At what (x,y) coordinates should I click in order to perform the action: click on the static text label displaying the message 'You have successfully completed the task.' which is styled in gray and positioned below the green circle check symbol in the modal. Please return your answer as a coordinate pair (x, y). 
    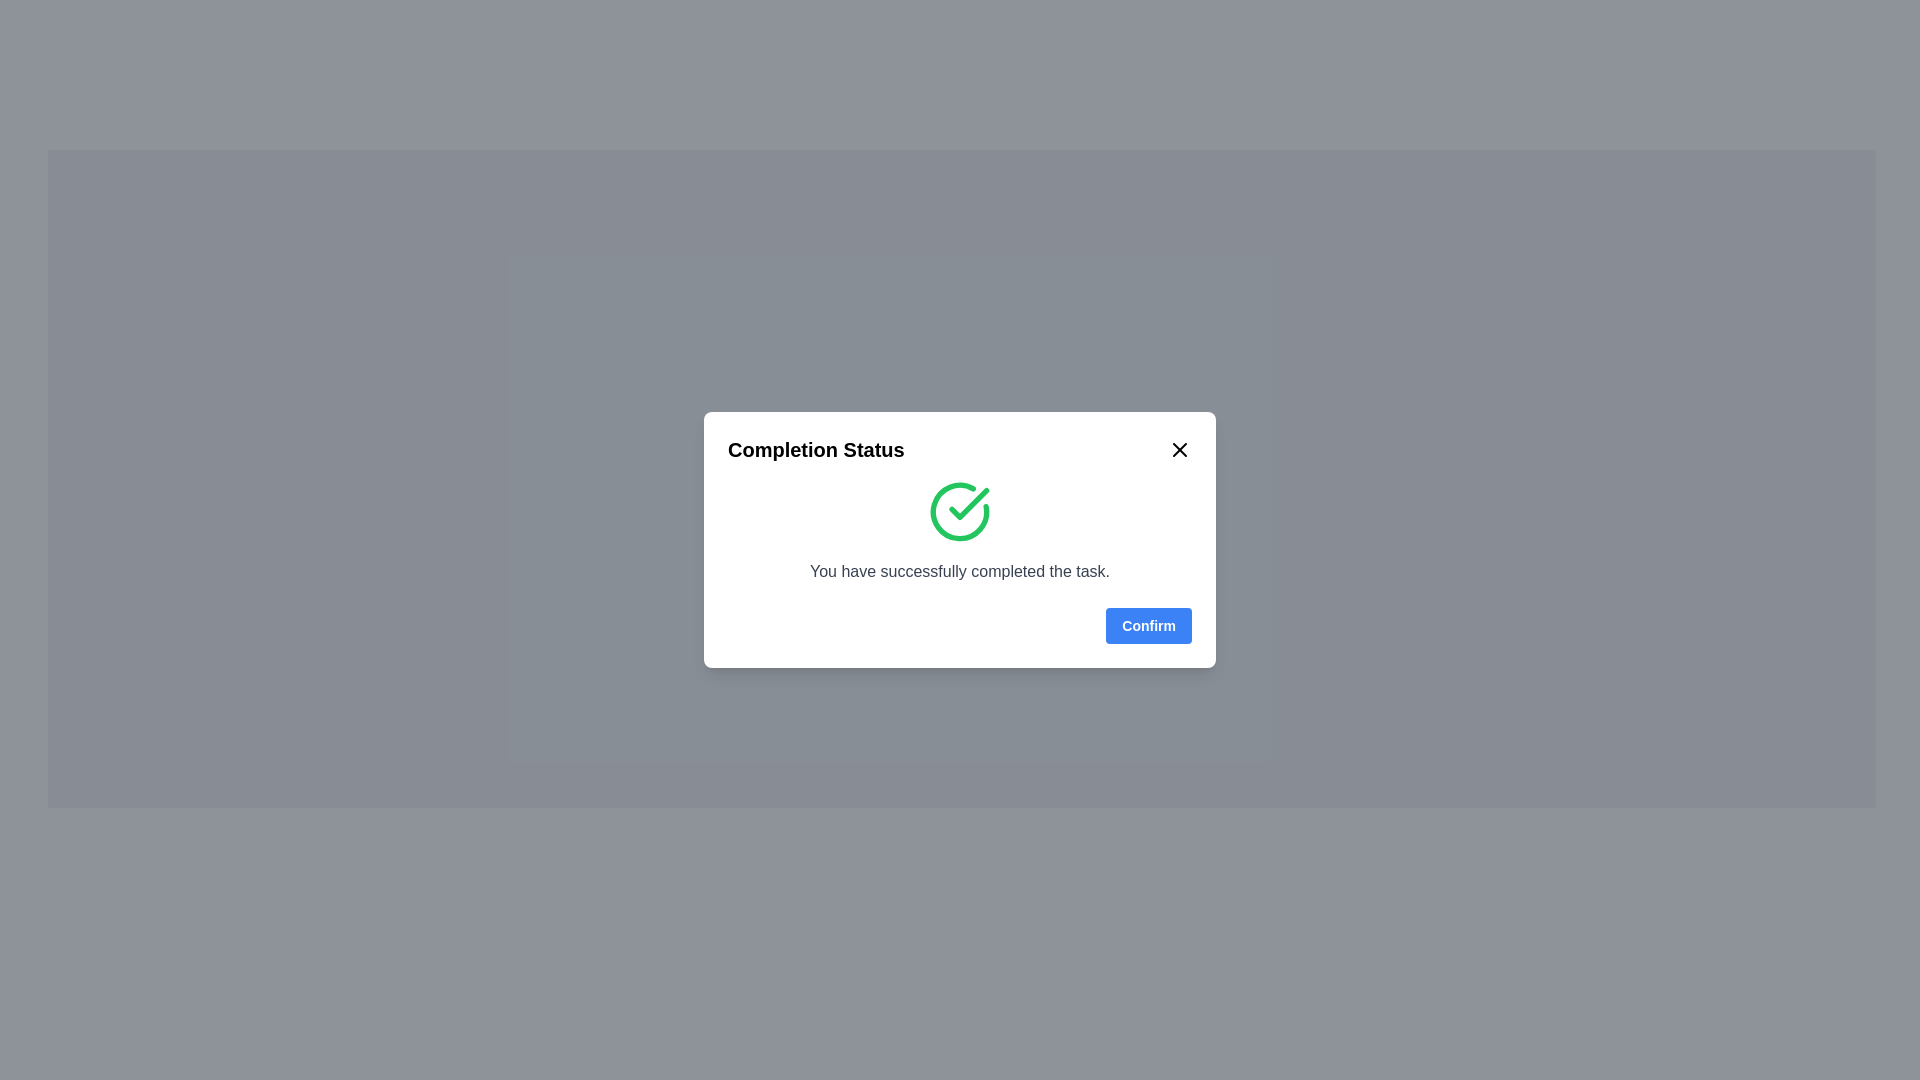
    Looking at the image, I should click on (960, 571).